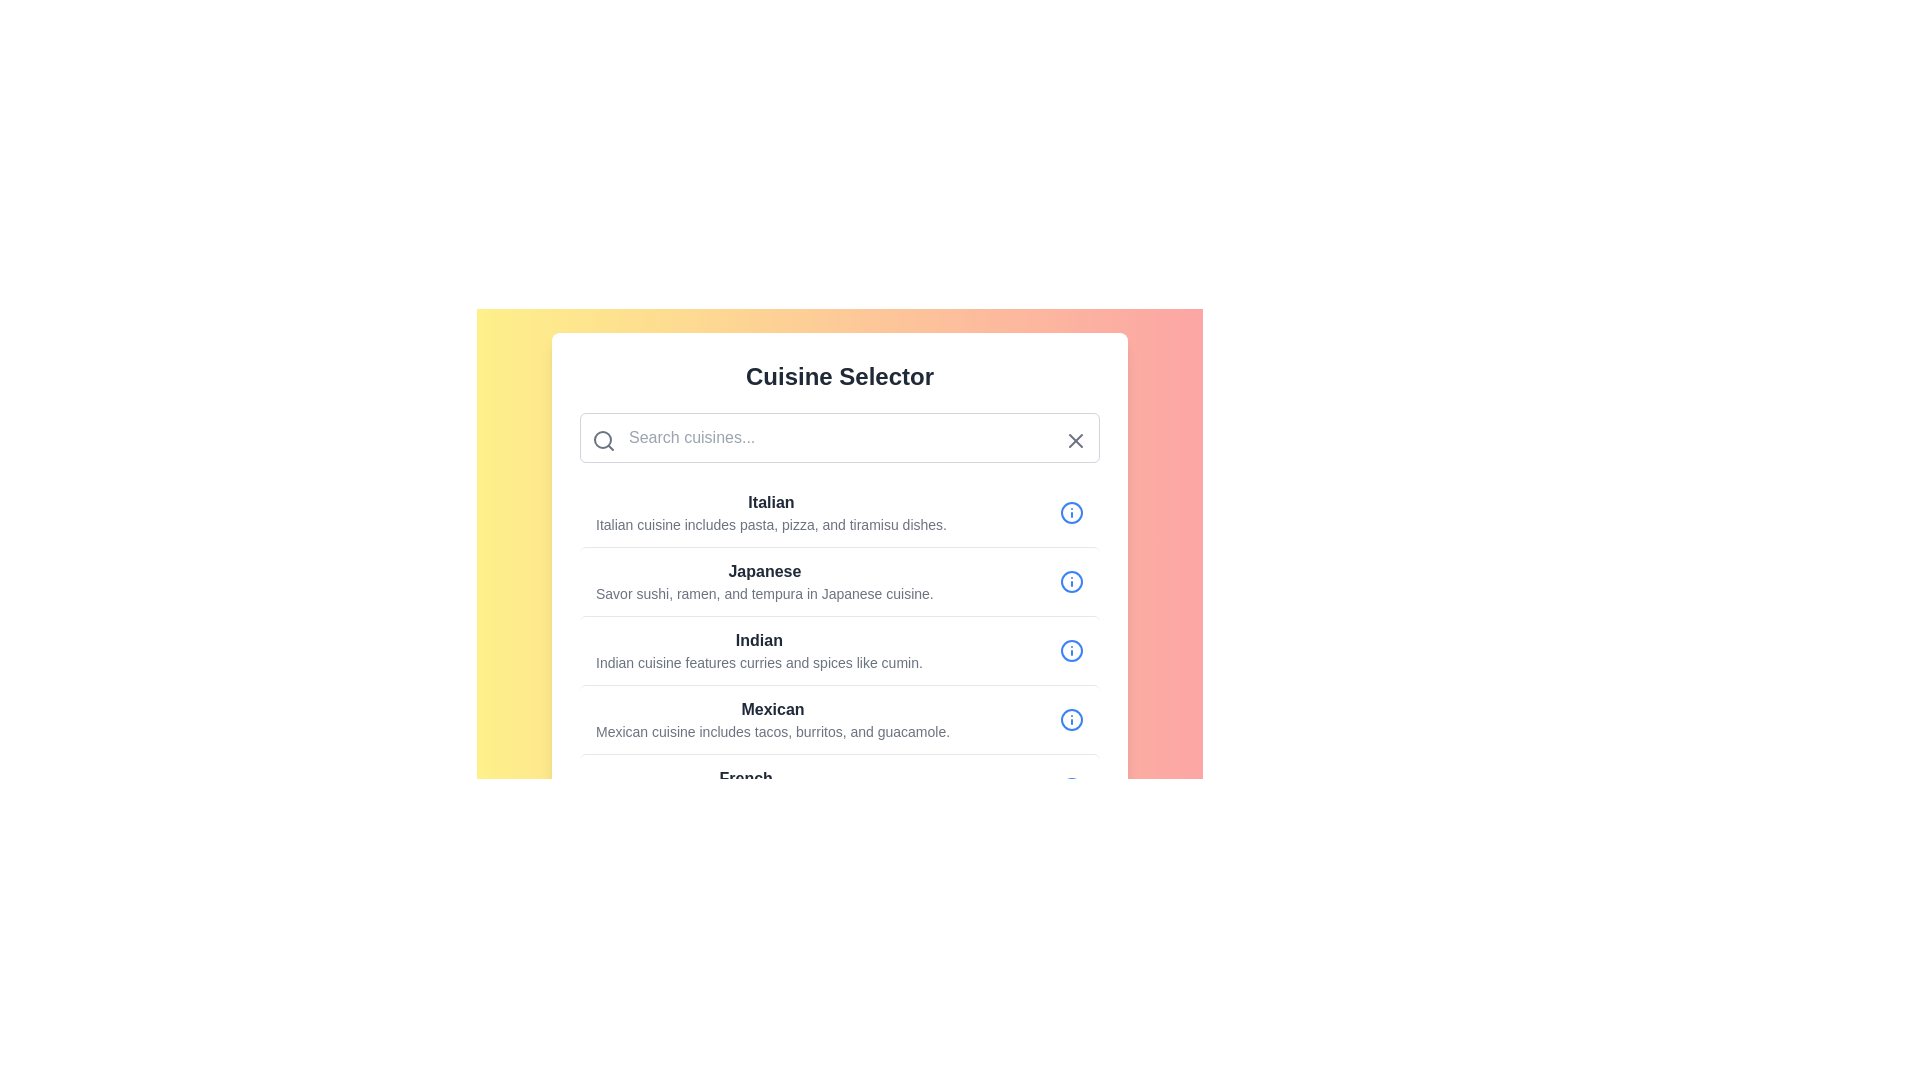 This screenshot has width=1920, height=1080. I want to click on text of the heading element that contains the bolded word 'Italian', which is prominently displayed at the top of the cuisine list item under 'Cuisine Selector', so click(770, 501).